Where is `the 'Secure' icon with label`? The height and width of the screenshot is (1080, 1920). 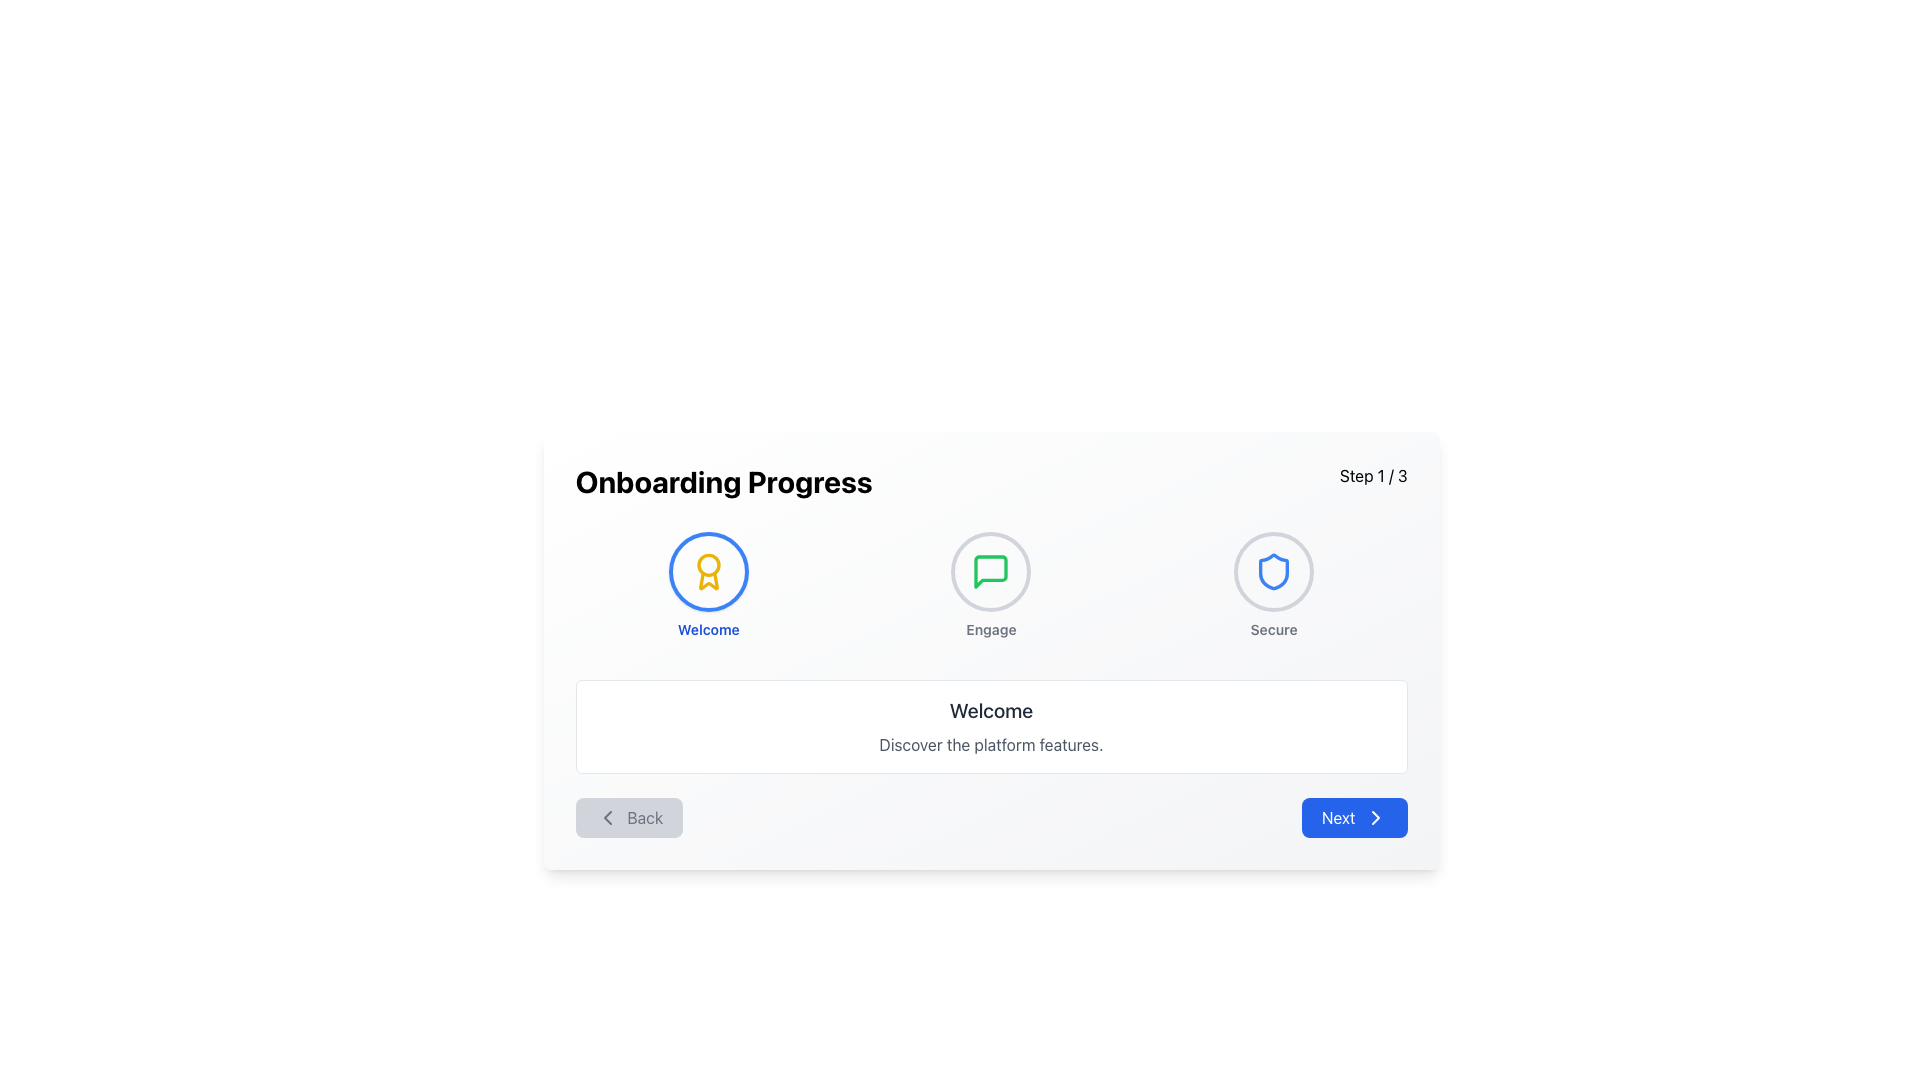 the 'Secure' icon with label is located at coordinates (1272, 585).